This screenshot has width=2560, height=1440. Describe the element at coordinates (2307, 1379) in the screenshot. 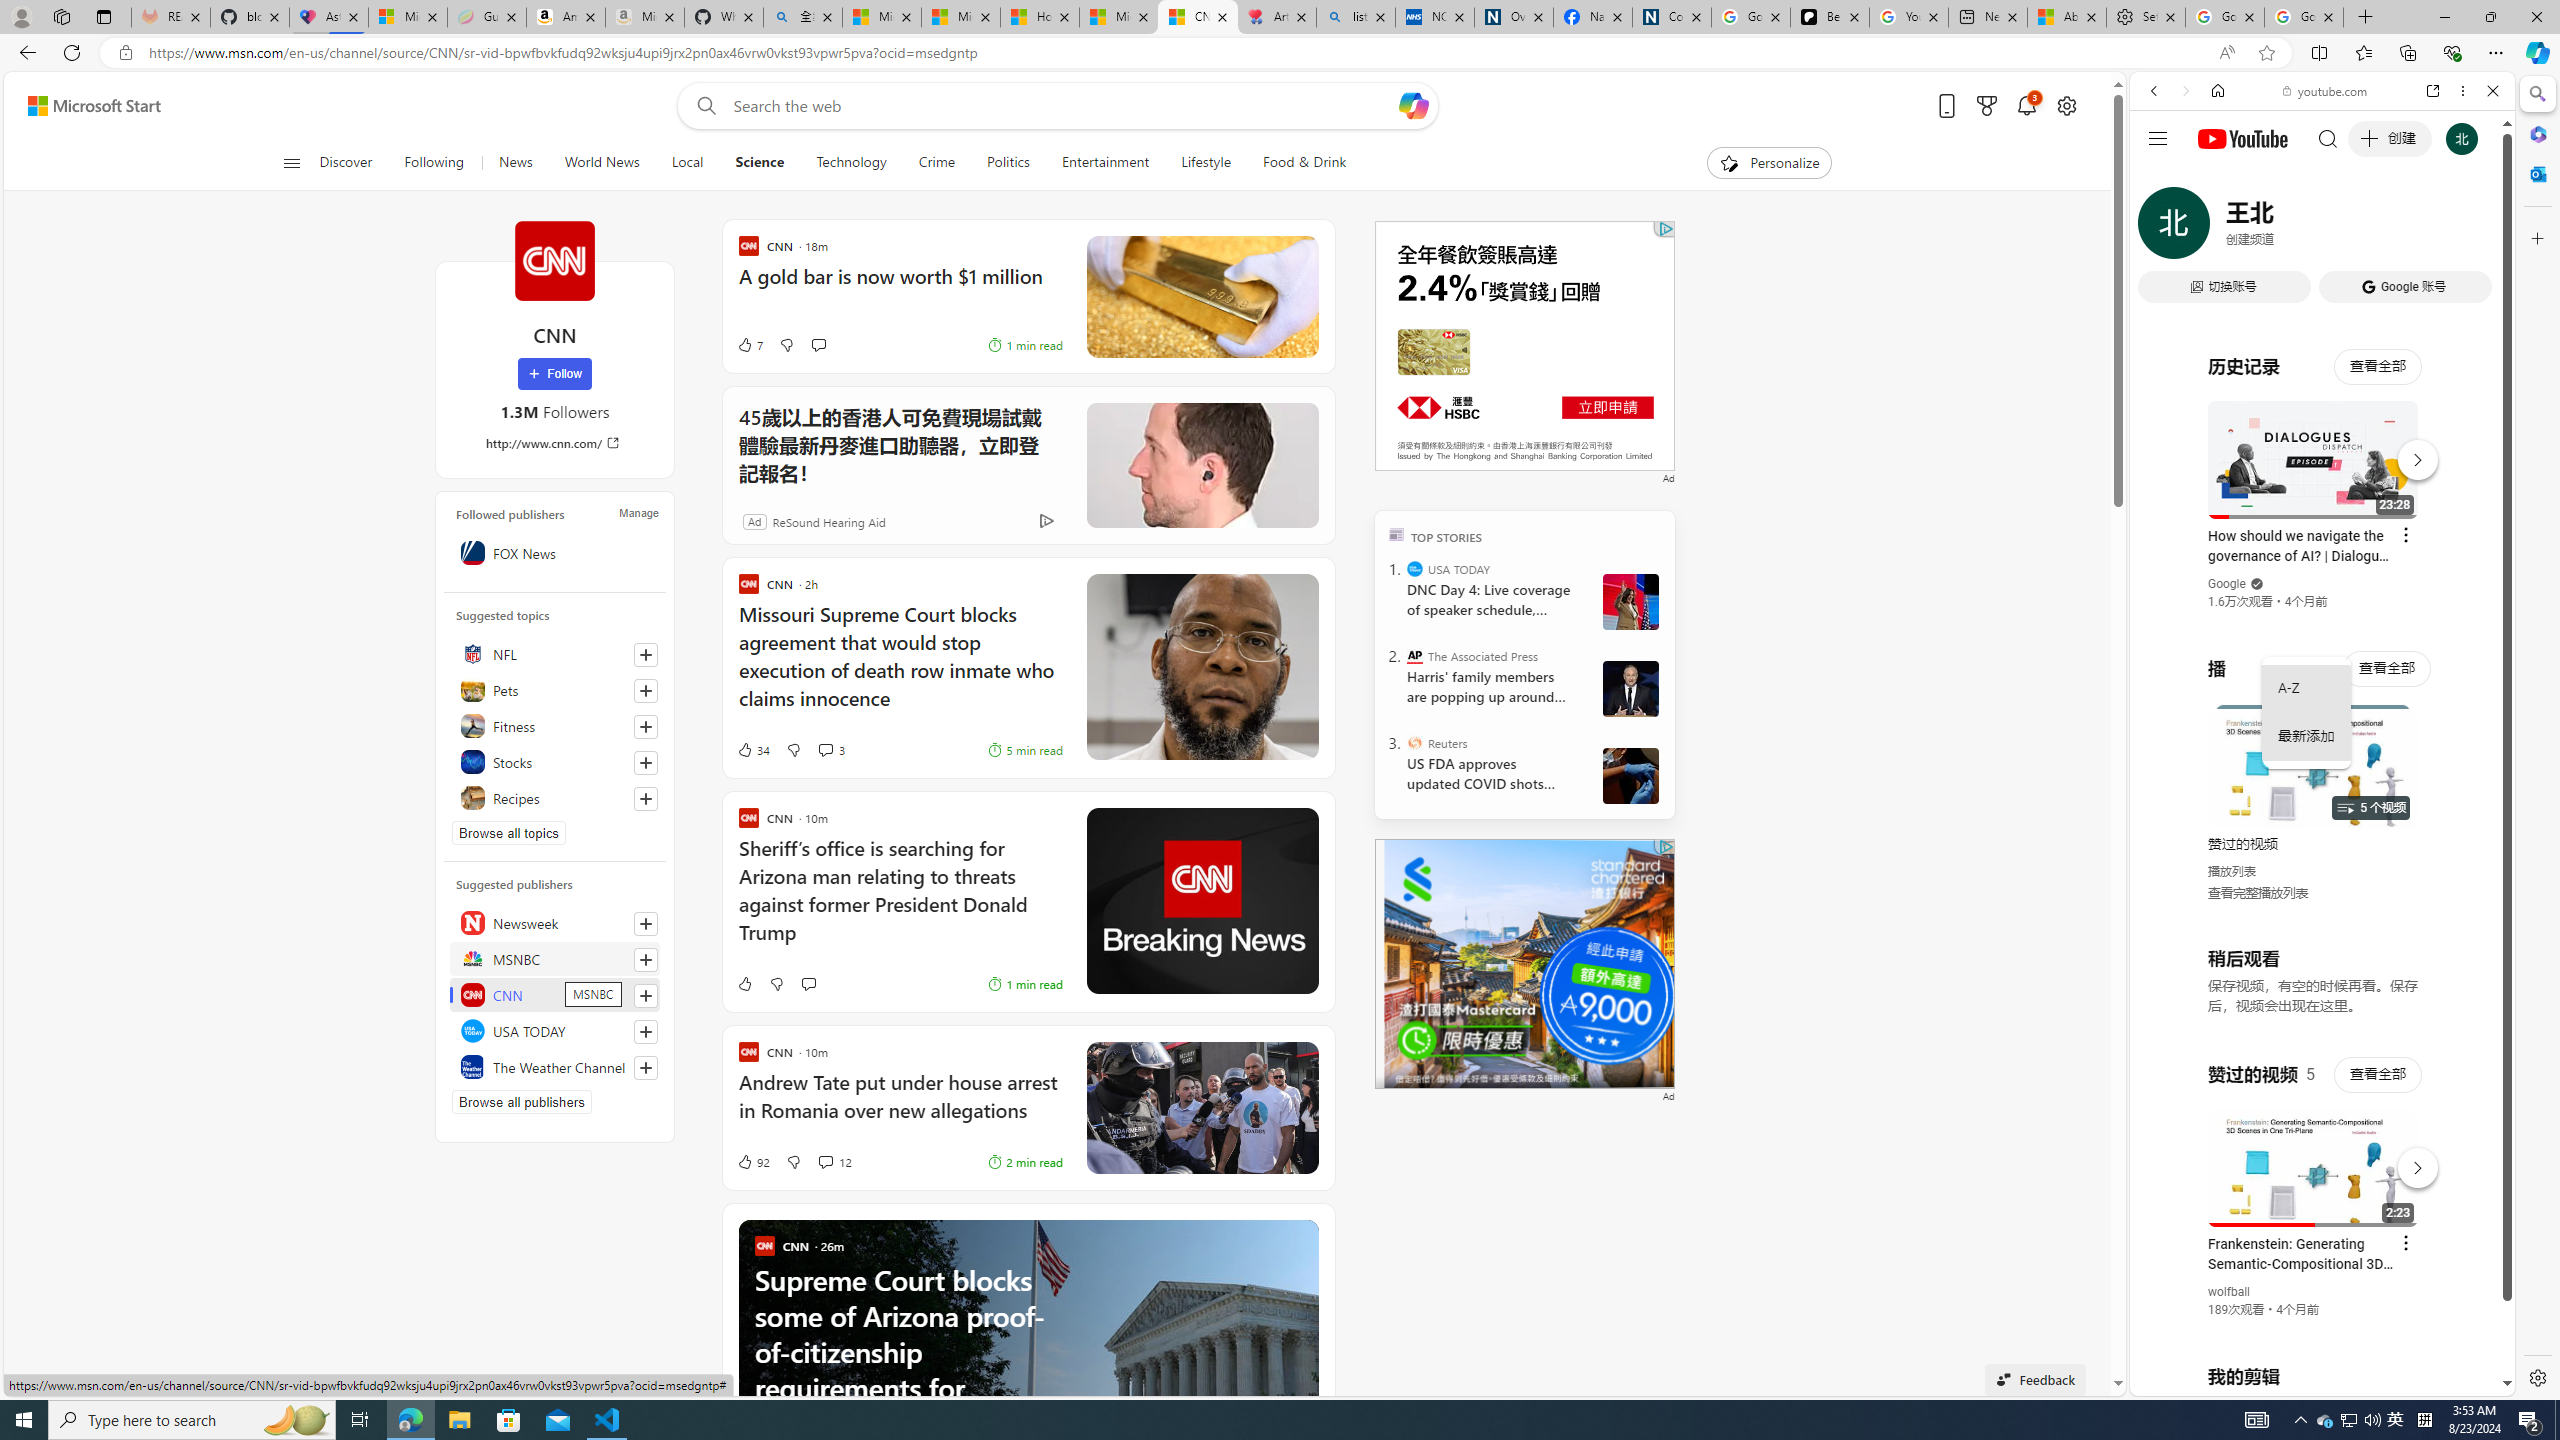

I see `'Class: dict_pnIcon rms_img'` at that location.